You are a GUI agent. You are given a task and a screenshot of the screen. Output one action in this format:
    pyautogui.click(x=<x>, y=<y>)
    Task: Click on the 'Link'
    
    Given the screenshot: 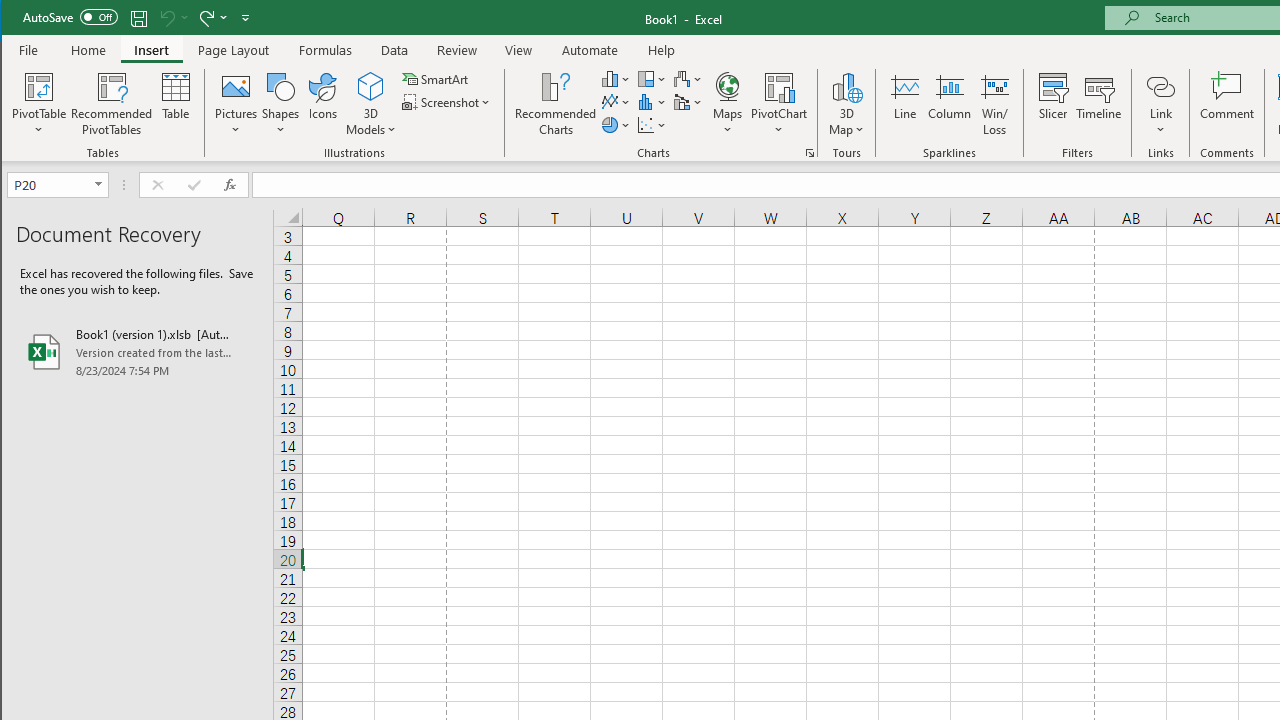 What is the action you would take?
    pyautogui.click(x=1160, y=85)
    